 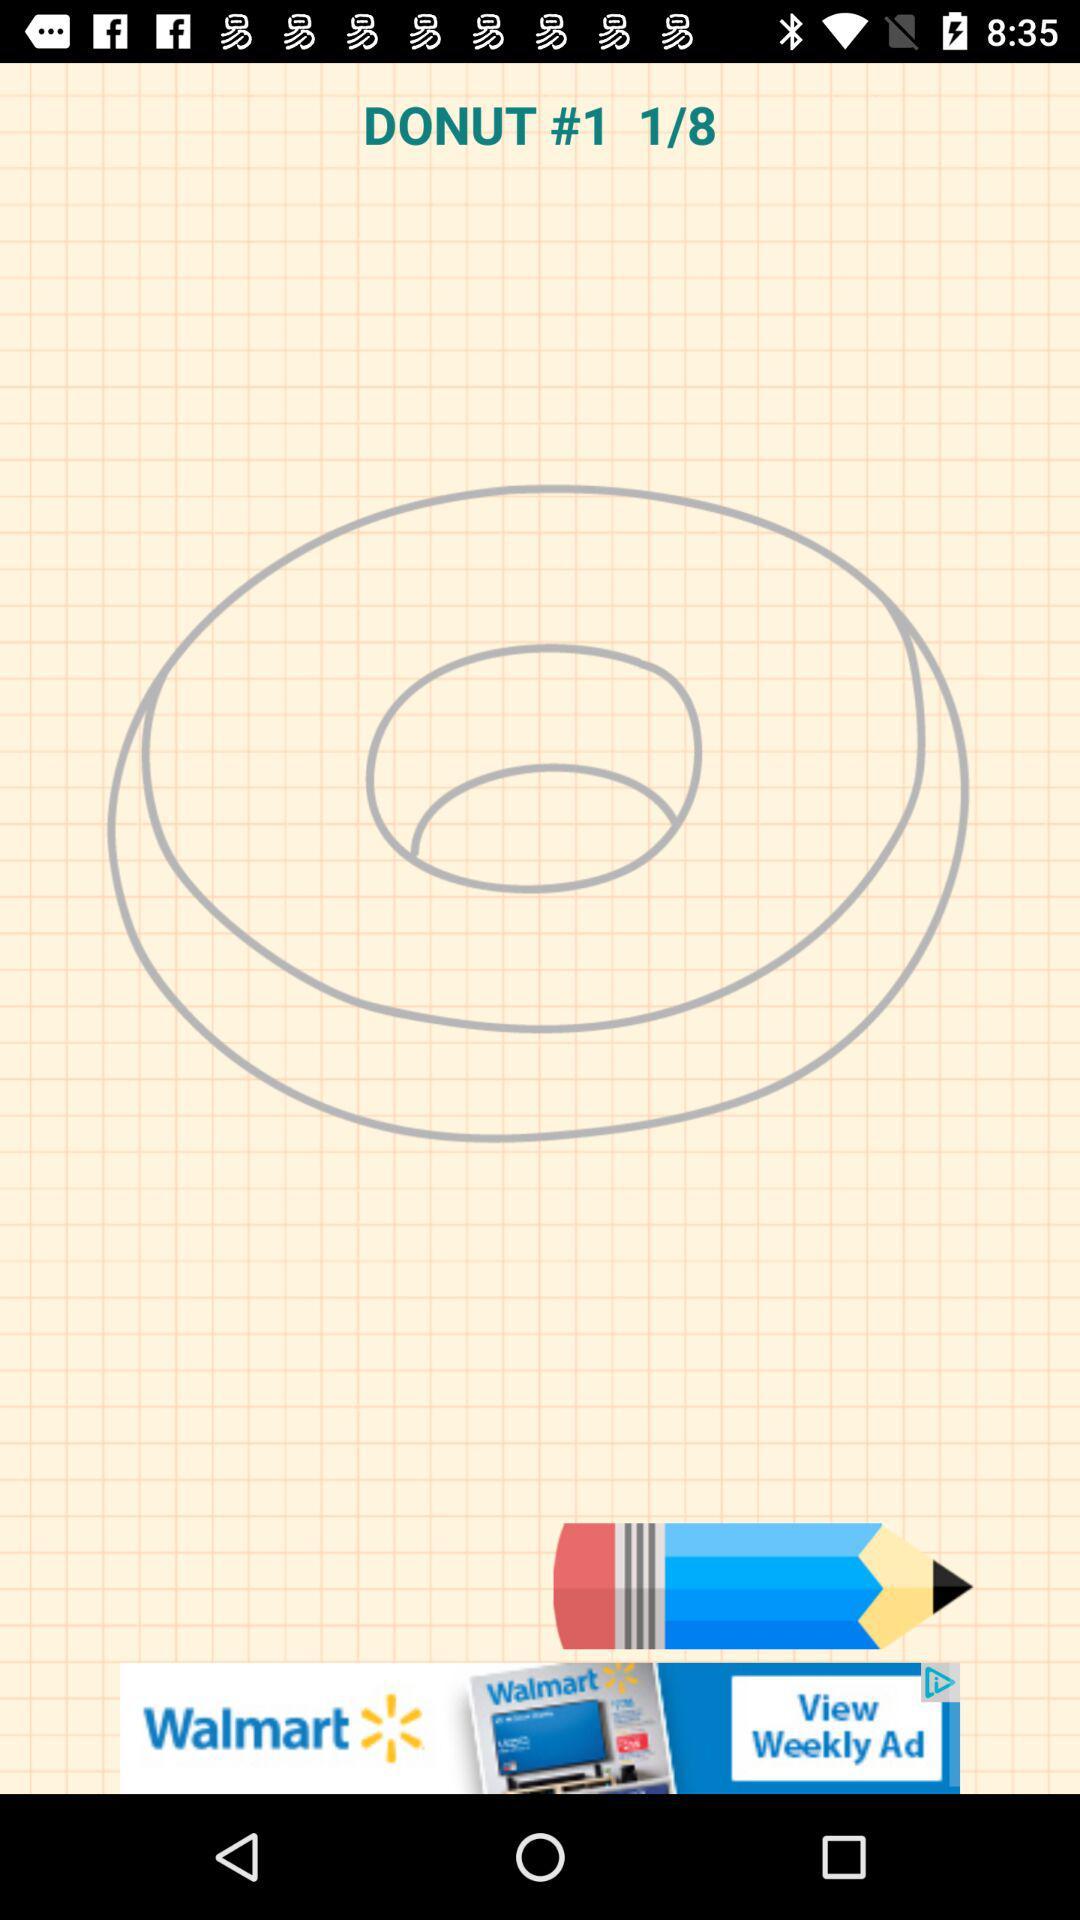 What do you see at coordinates (540, 1727) in the screenshot?
I see `open advertisement` at bounding box center [540, 1727].